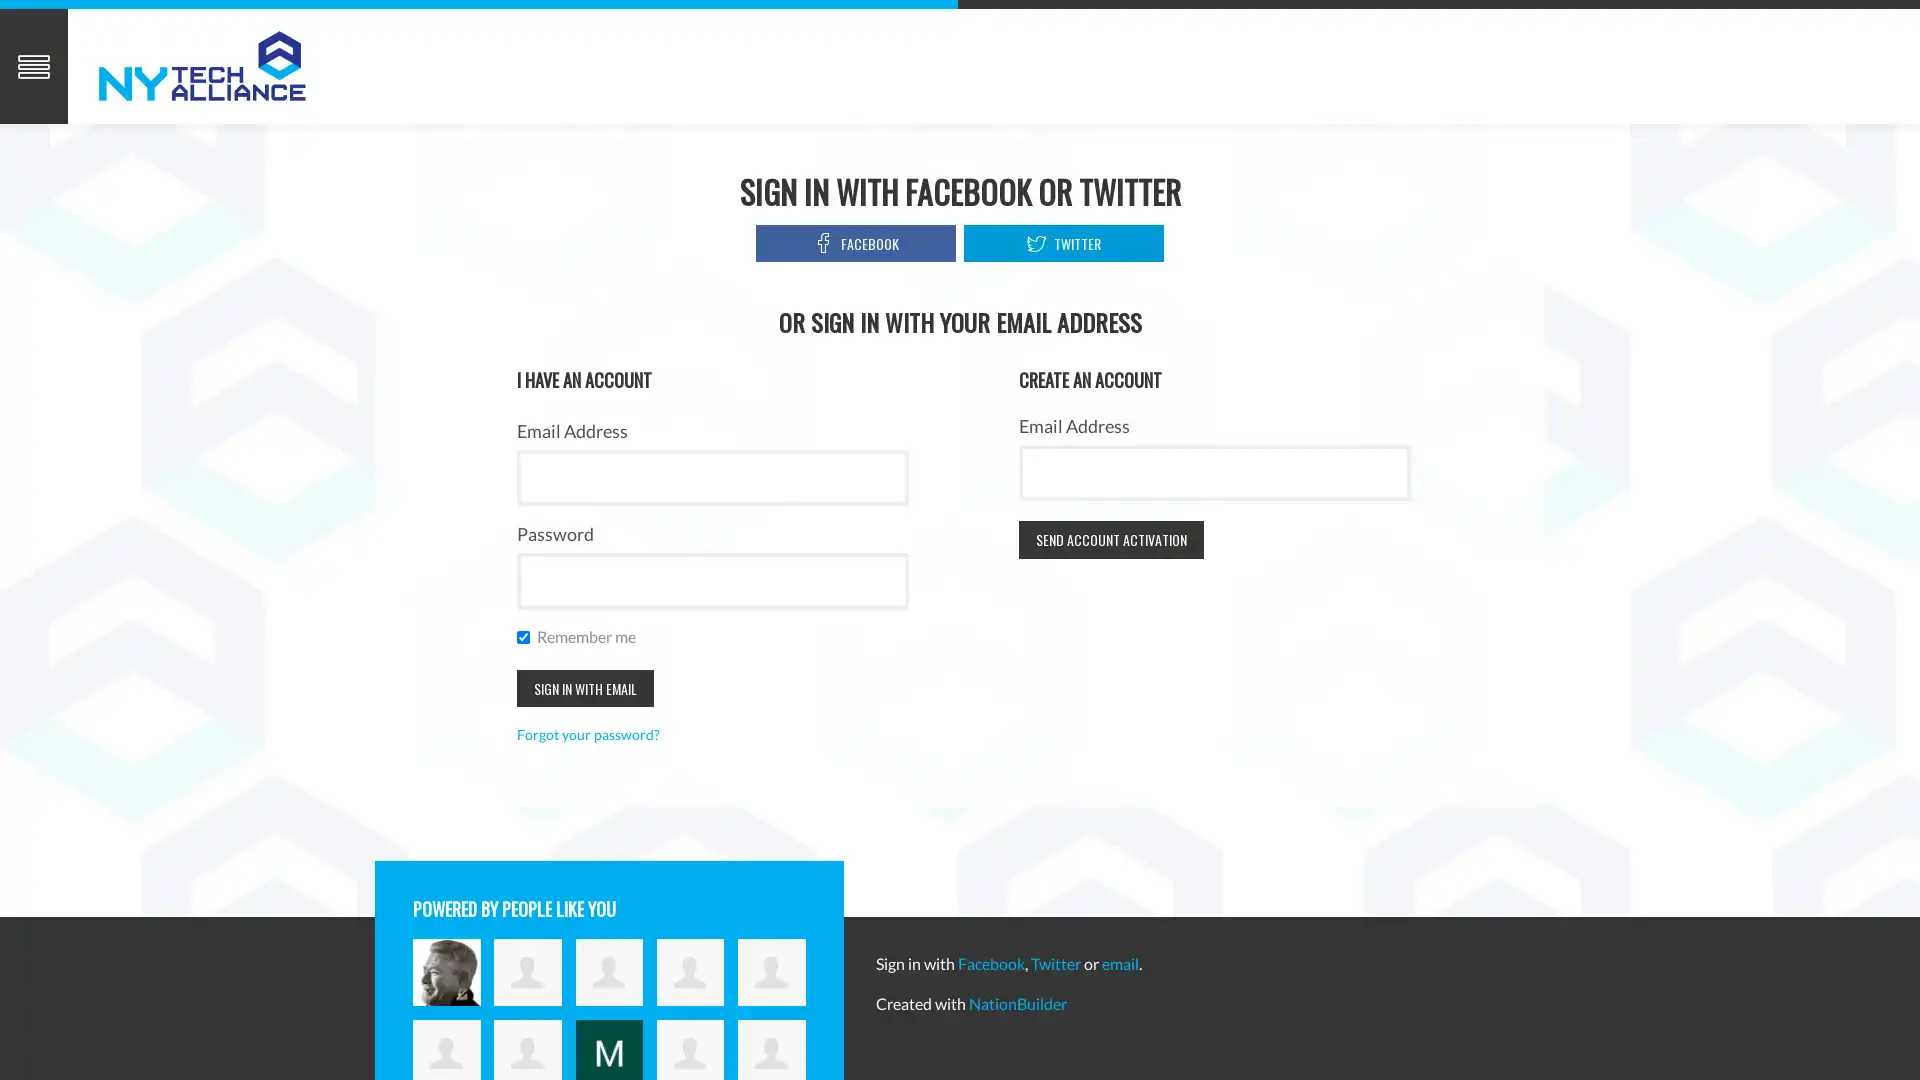  What do you see at coordinates (1110, 538) in the screenshot?
I see `Send account activation` at bounding box center [1110, 538].